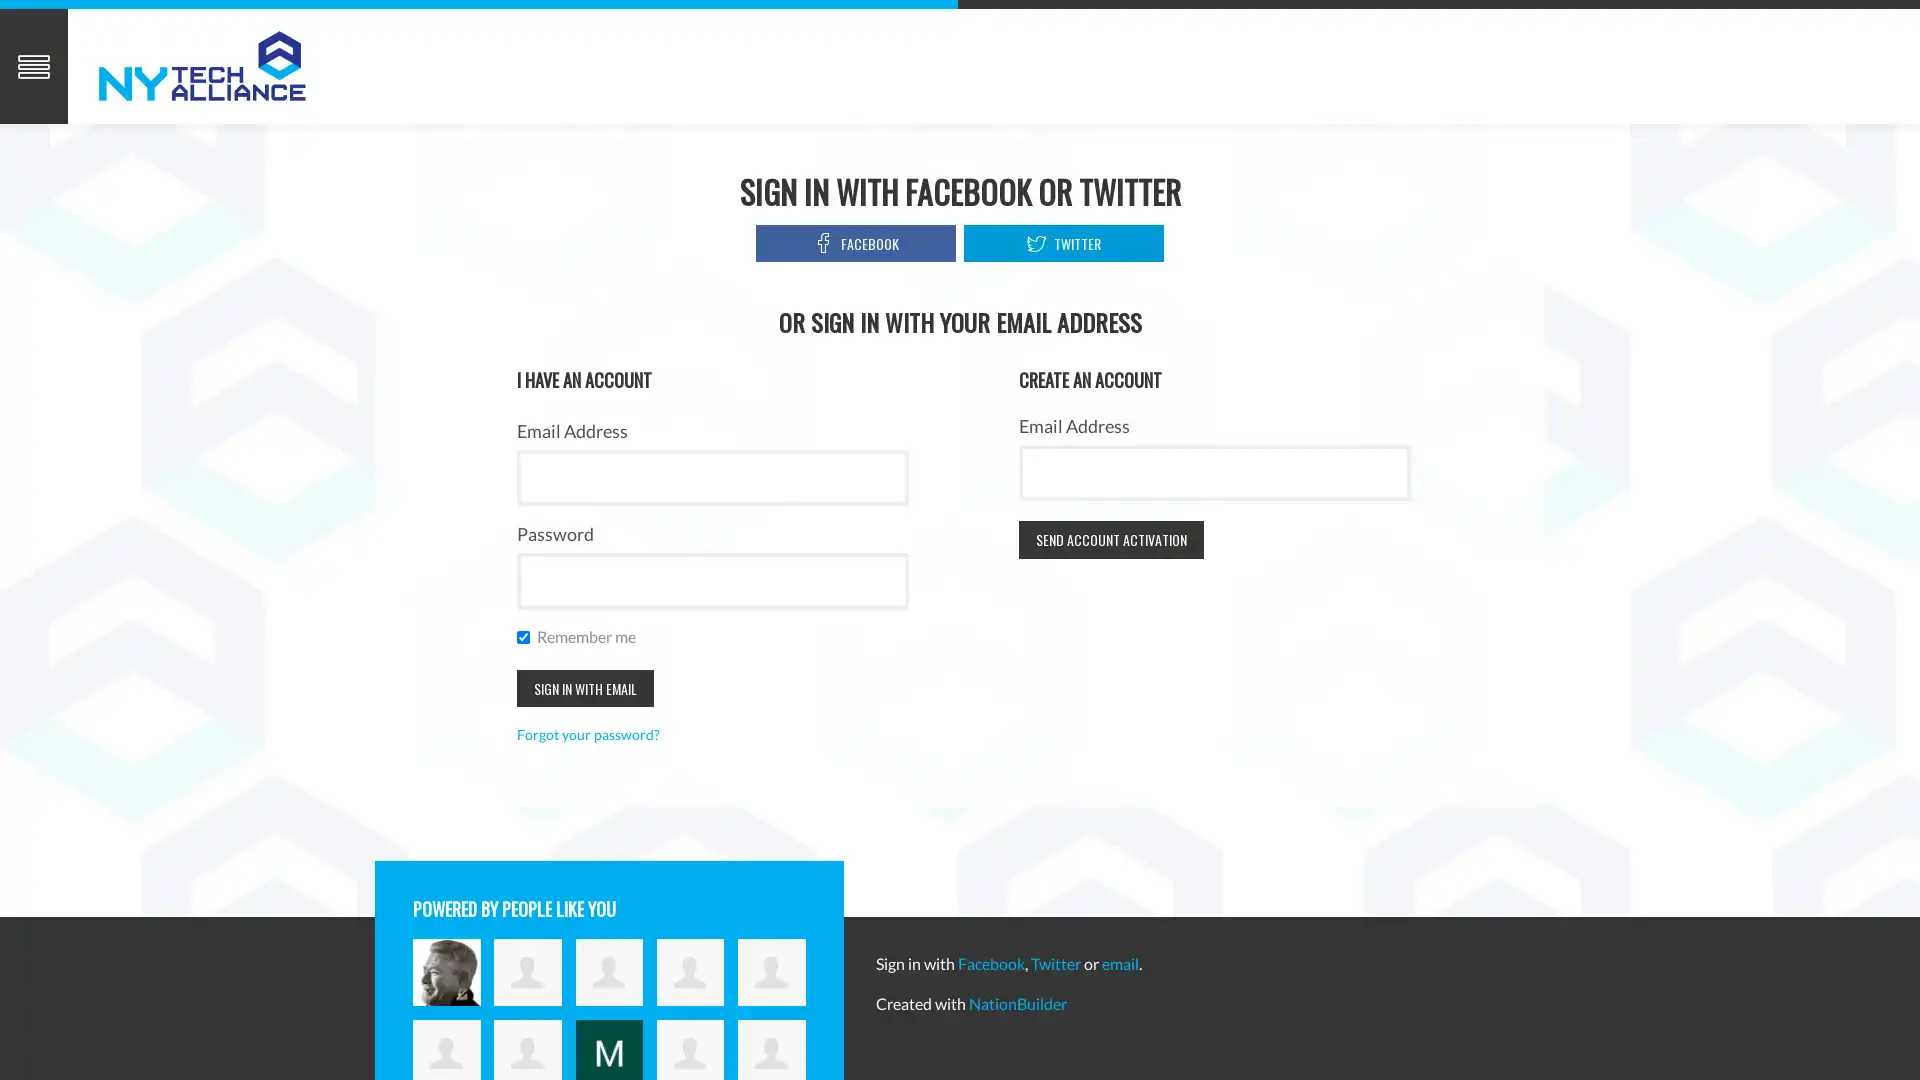  What do you see at coordinates (1110, 538) in the screenshot?
I see `Send account activation` at bounding box center [1110, 538].